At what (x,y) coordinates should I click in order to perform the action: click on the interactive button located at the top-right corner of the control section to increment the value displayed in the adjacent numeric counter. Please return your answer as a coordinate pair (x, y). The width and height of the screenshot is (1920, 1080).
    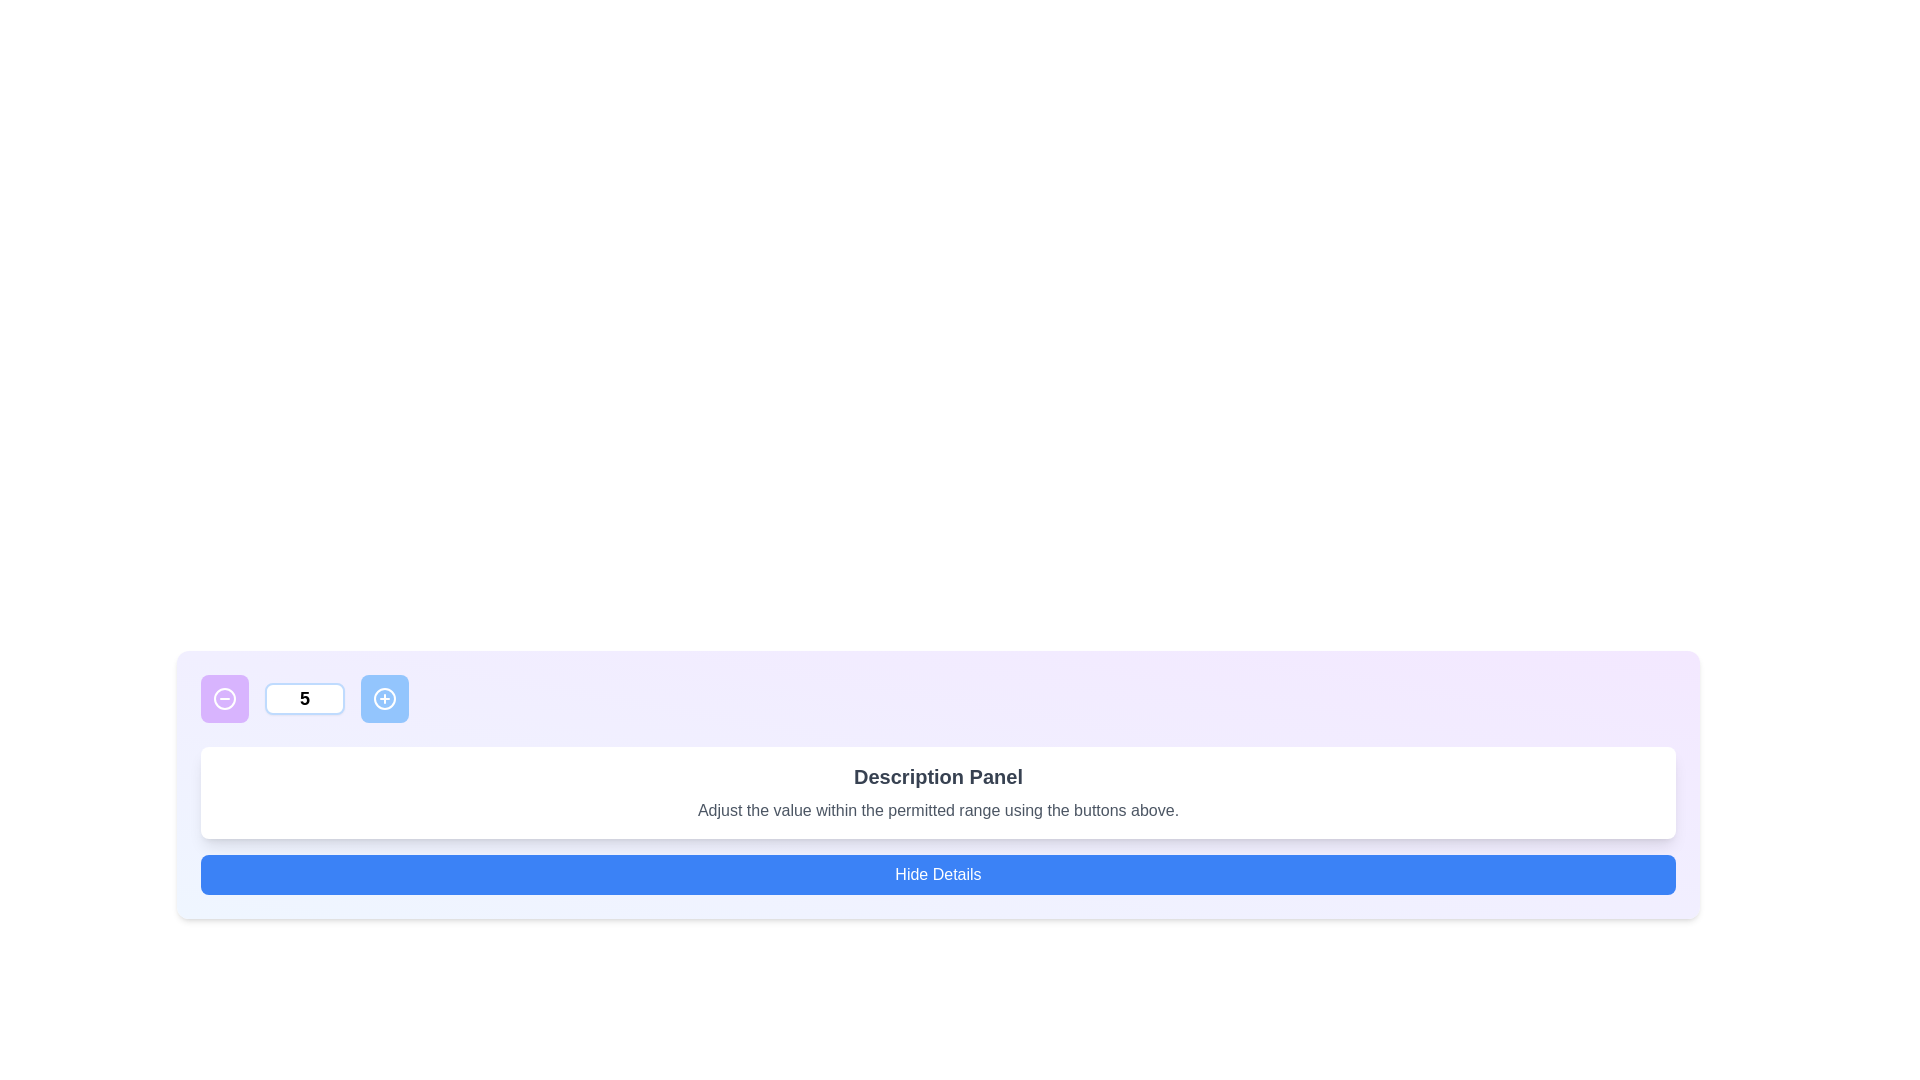
    Looking at the image, I should click on (384, 697).